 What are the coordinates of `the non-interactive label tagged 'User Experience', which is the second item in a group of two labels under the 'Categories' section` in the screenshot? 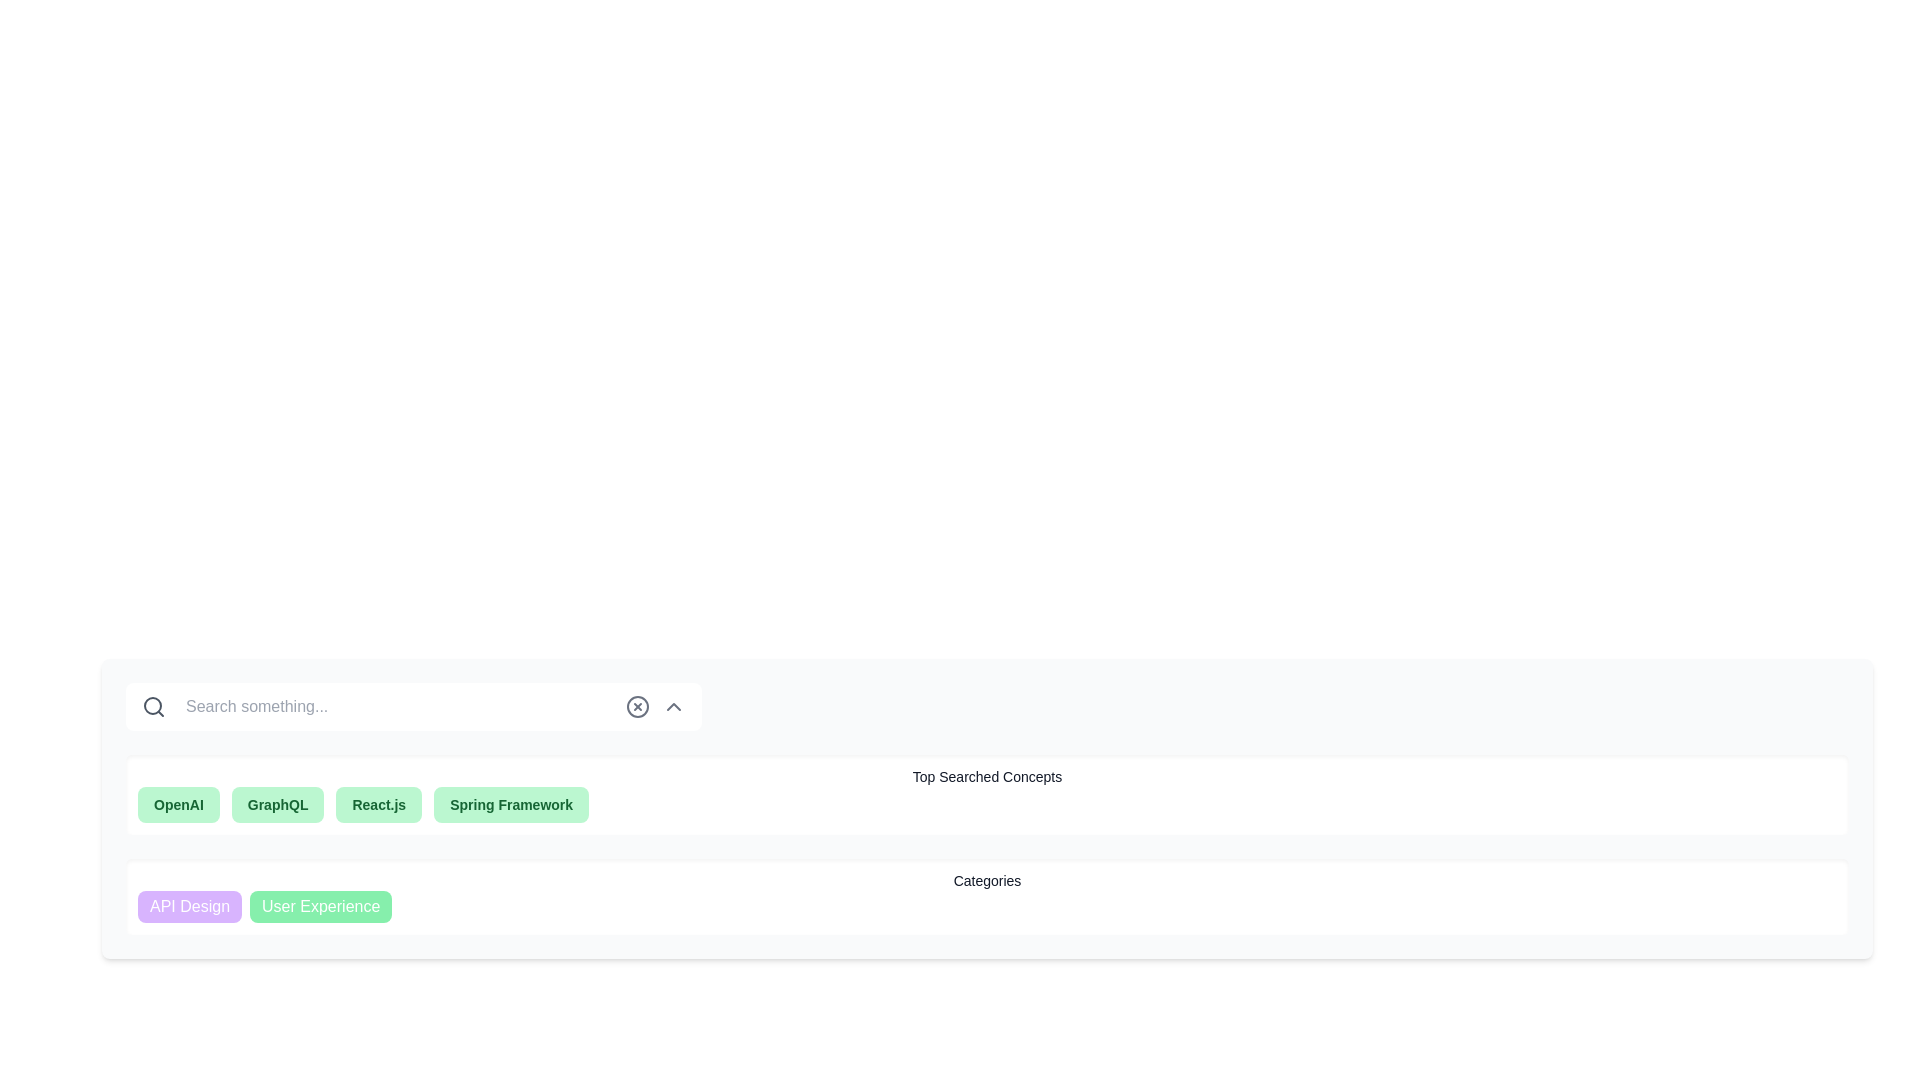 It's located at (321, 906).